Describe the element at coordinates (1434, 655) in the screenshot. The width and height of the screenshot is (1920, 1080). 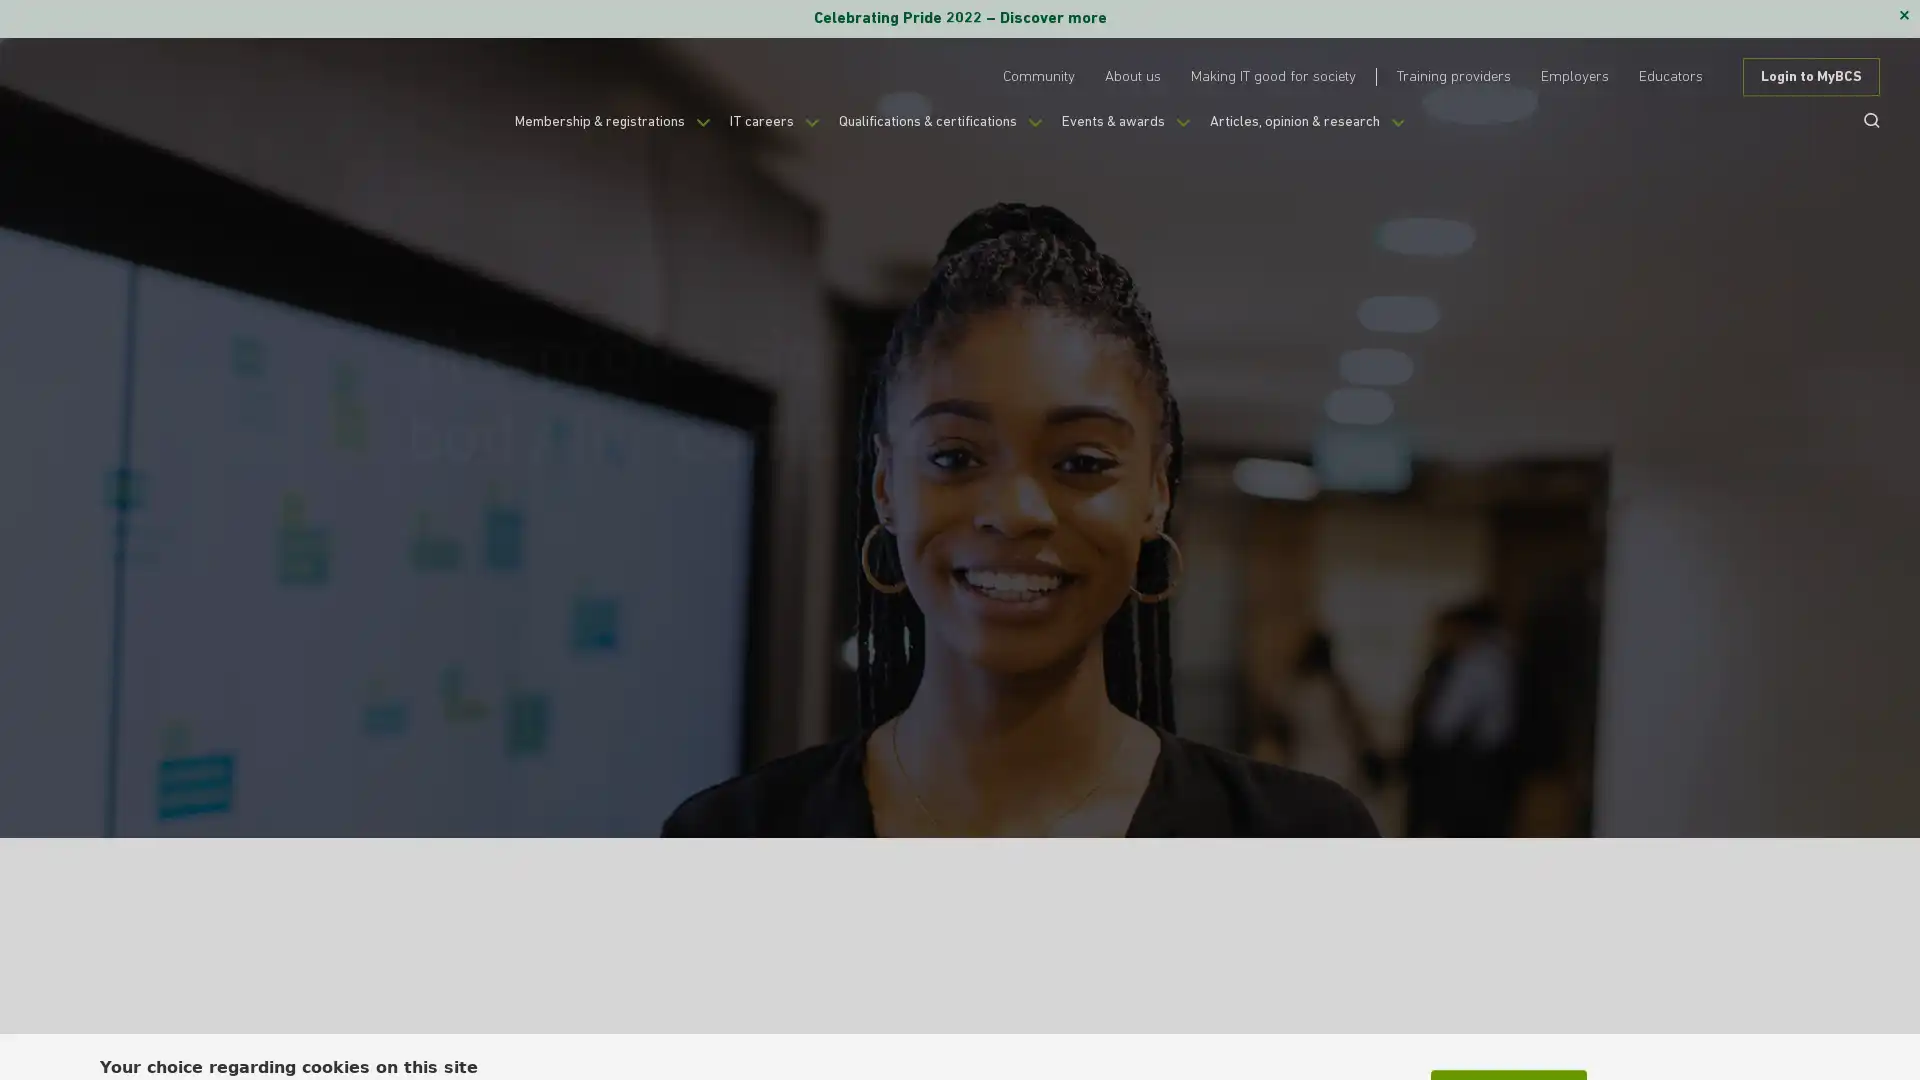
I see `Scroll to discover` at that location.